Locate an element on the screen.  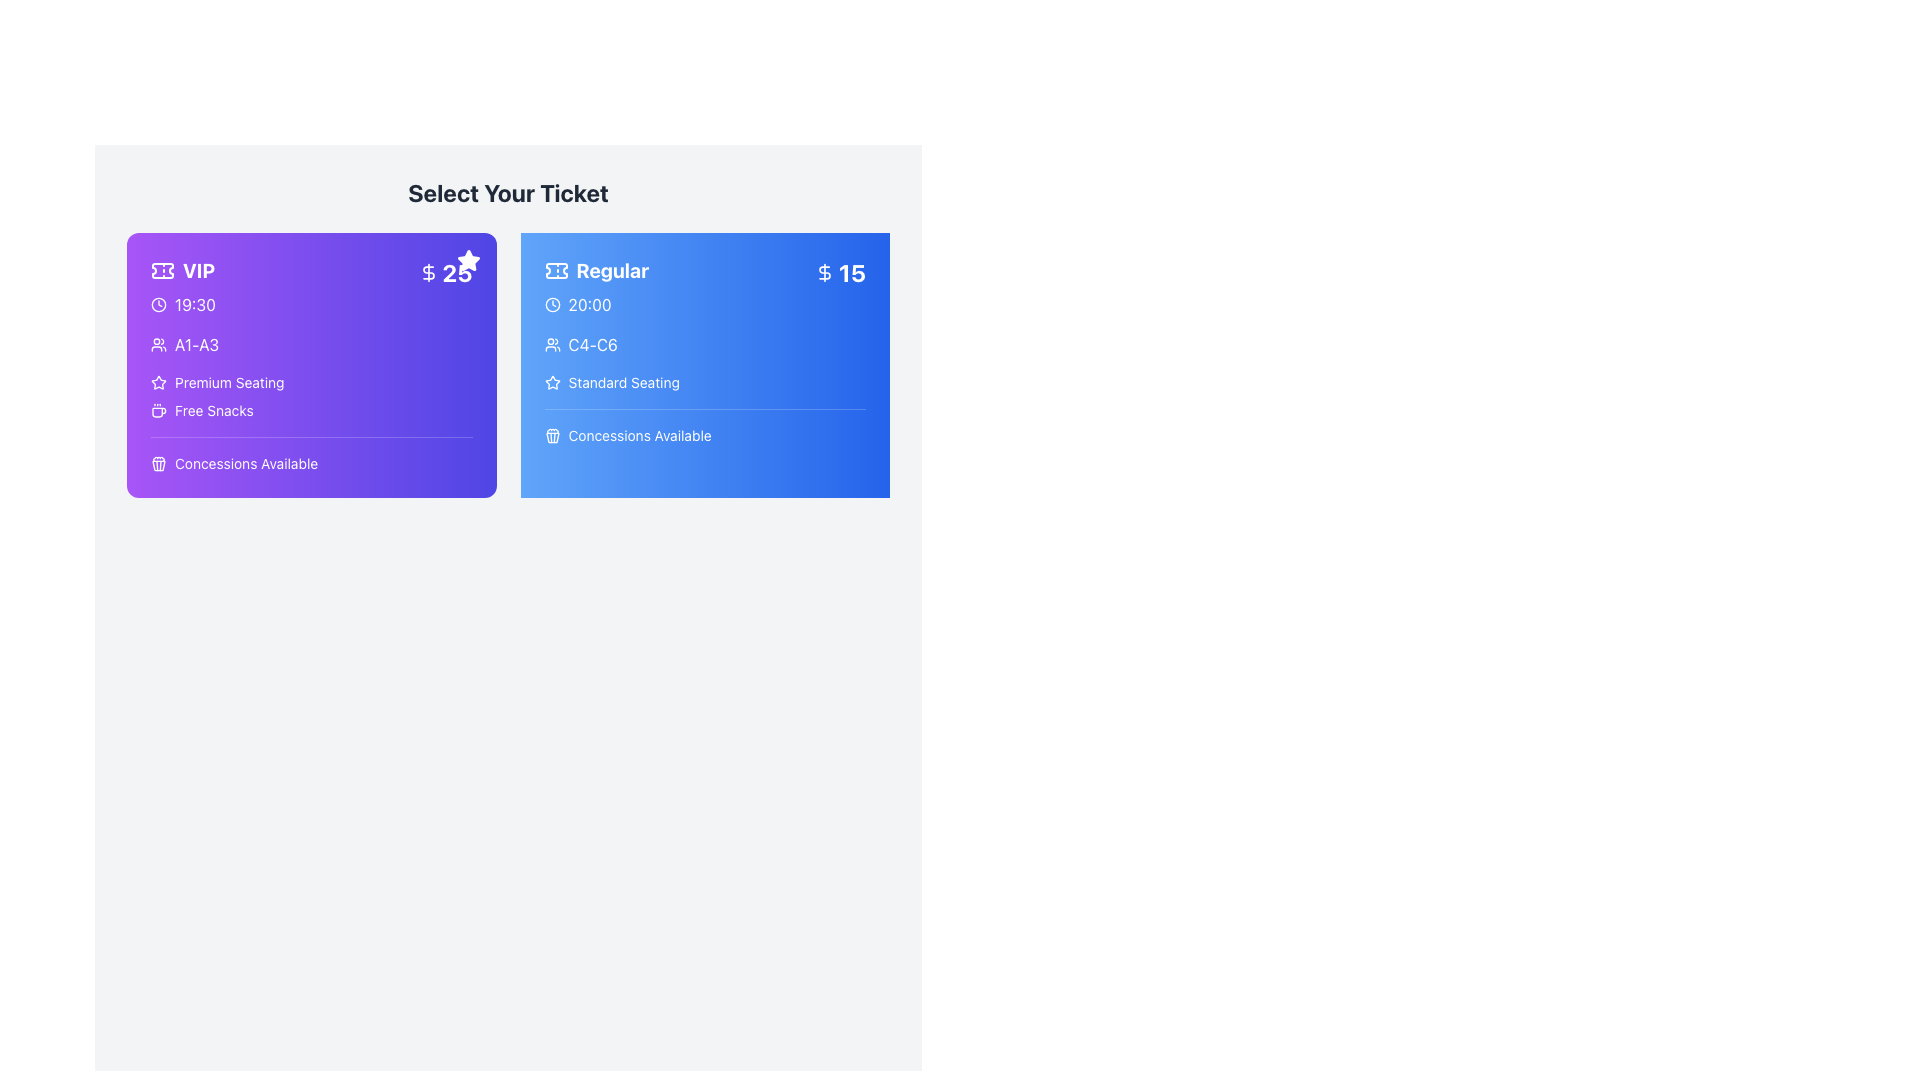
the price label for the 'Regular' ticket displayed in large text in the top-right corner of the blue card labeled 'Regular' is located at coordinates (852, 273).